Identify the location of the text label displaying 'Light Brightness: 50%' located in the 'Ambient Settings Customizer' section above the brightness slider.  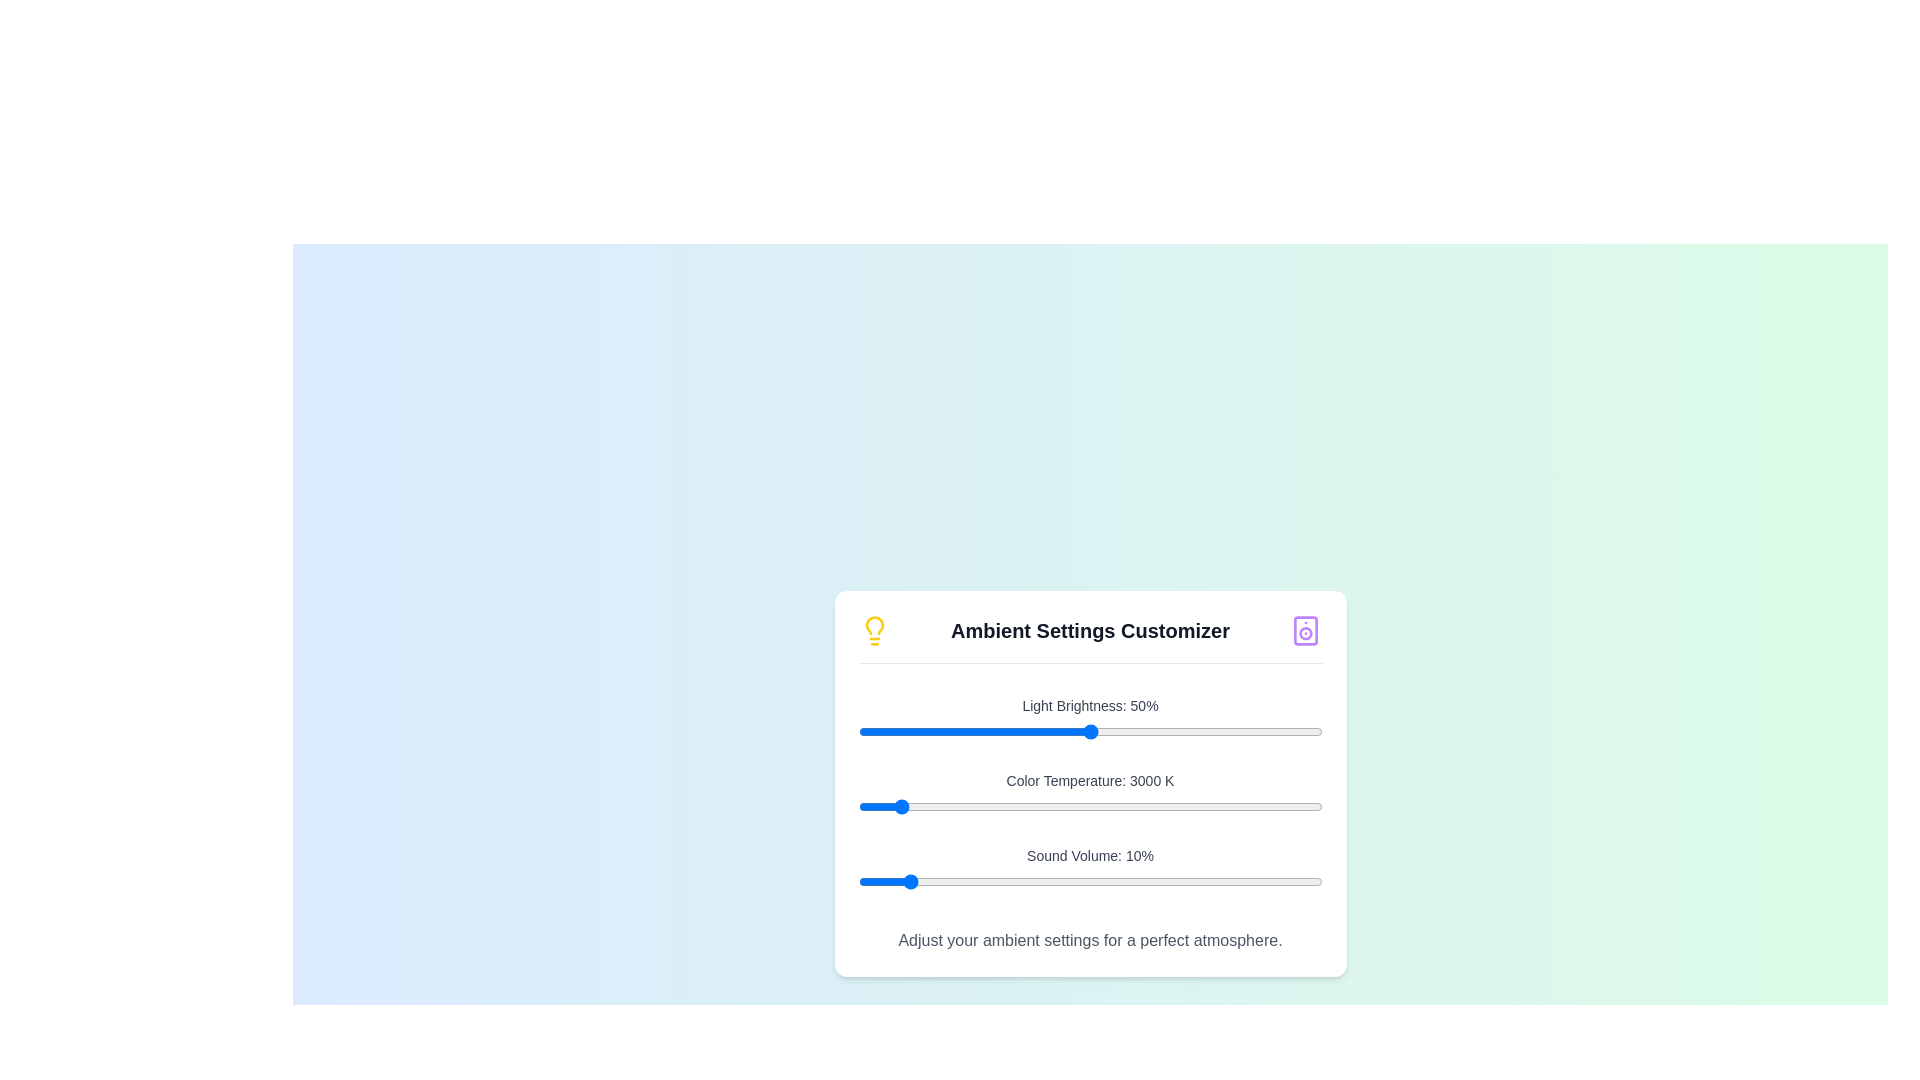
(1089, 704).